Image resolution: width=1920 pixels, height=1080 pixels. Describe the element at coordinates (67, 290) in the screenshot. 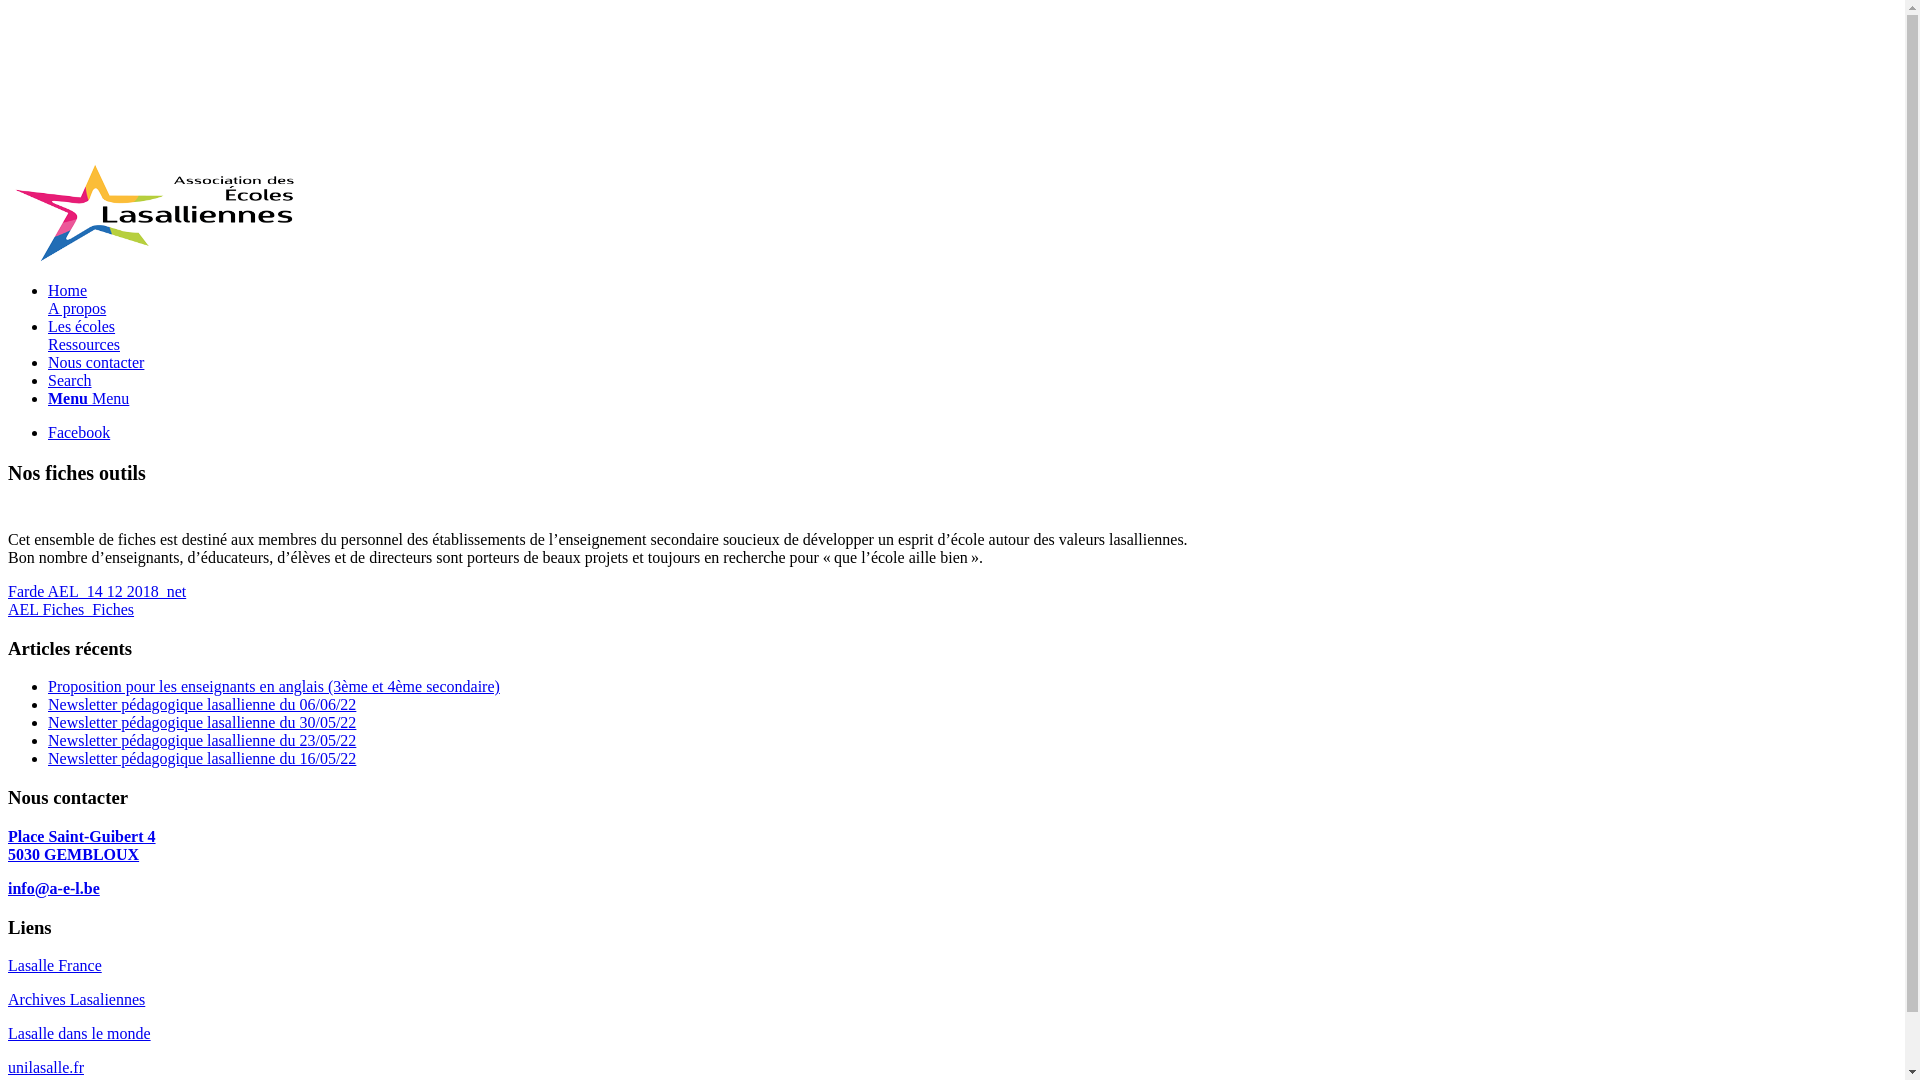

I see `'Home'` at that location.